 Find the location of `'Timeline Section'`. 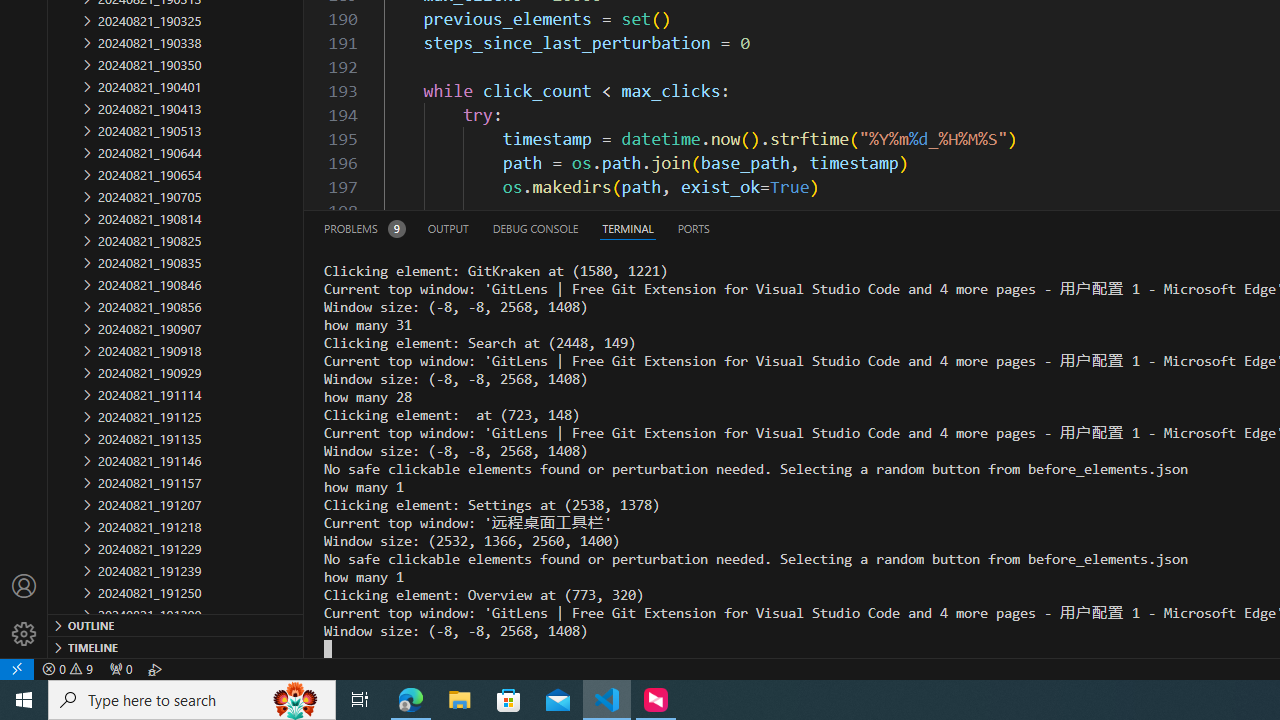

'Timeline Section' is located at coordinates (176, 646).